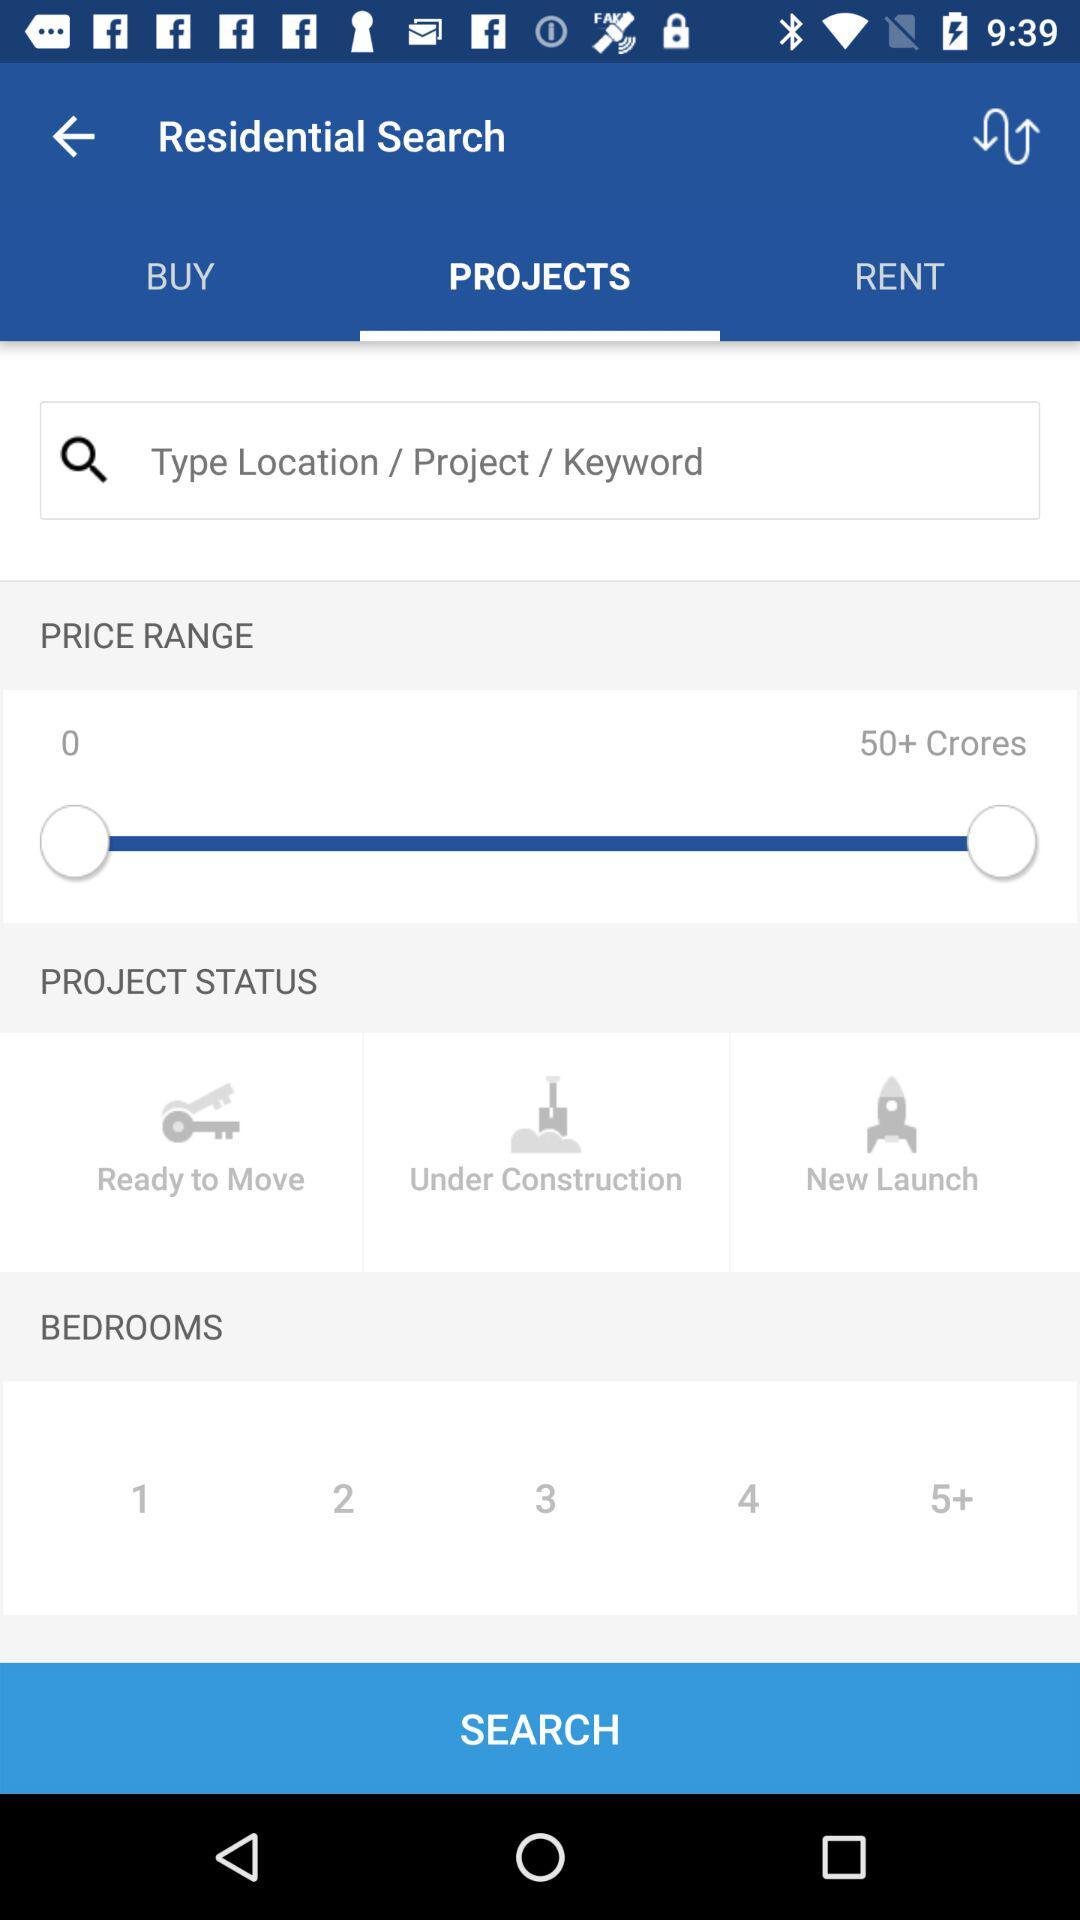 Image resolution: width=1080 pixels, height=1920 pixels. I want to click on icon to the right of 2 item, so click(546, 1498).